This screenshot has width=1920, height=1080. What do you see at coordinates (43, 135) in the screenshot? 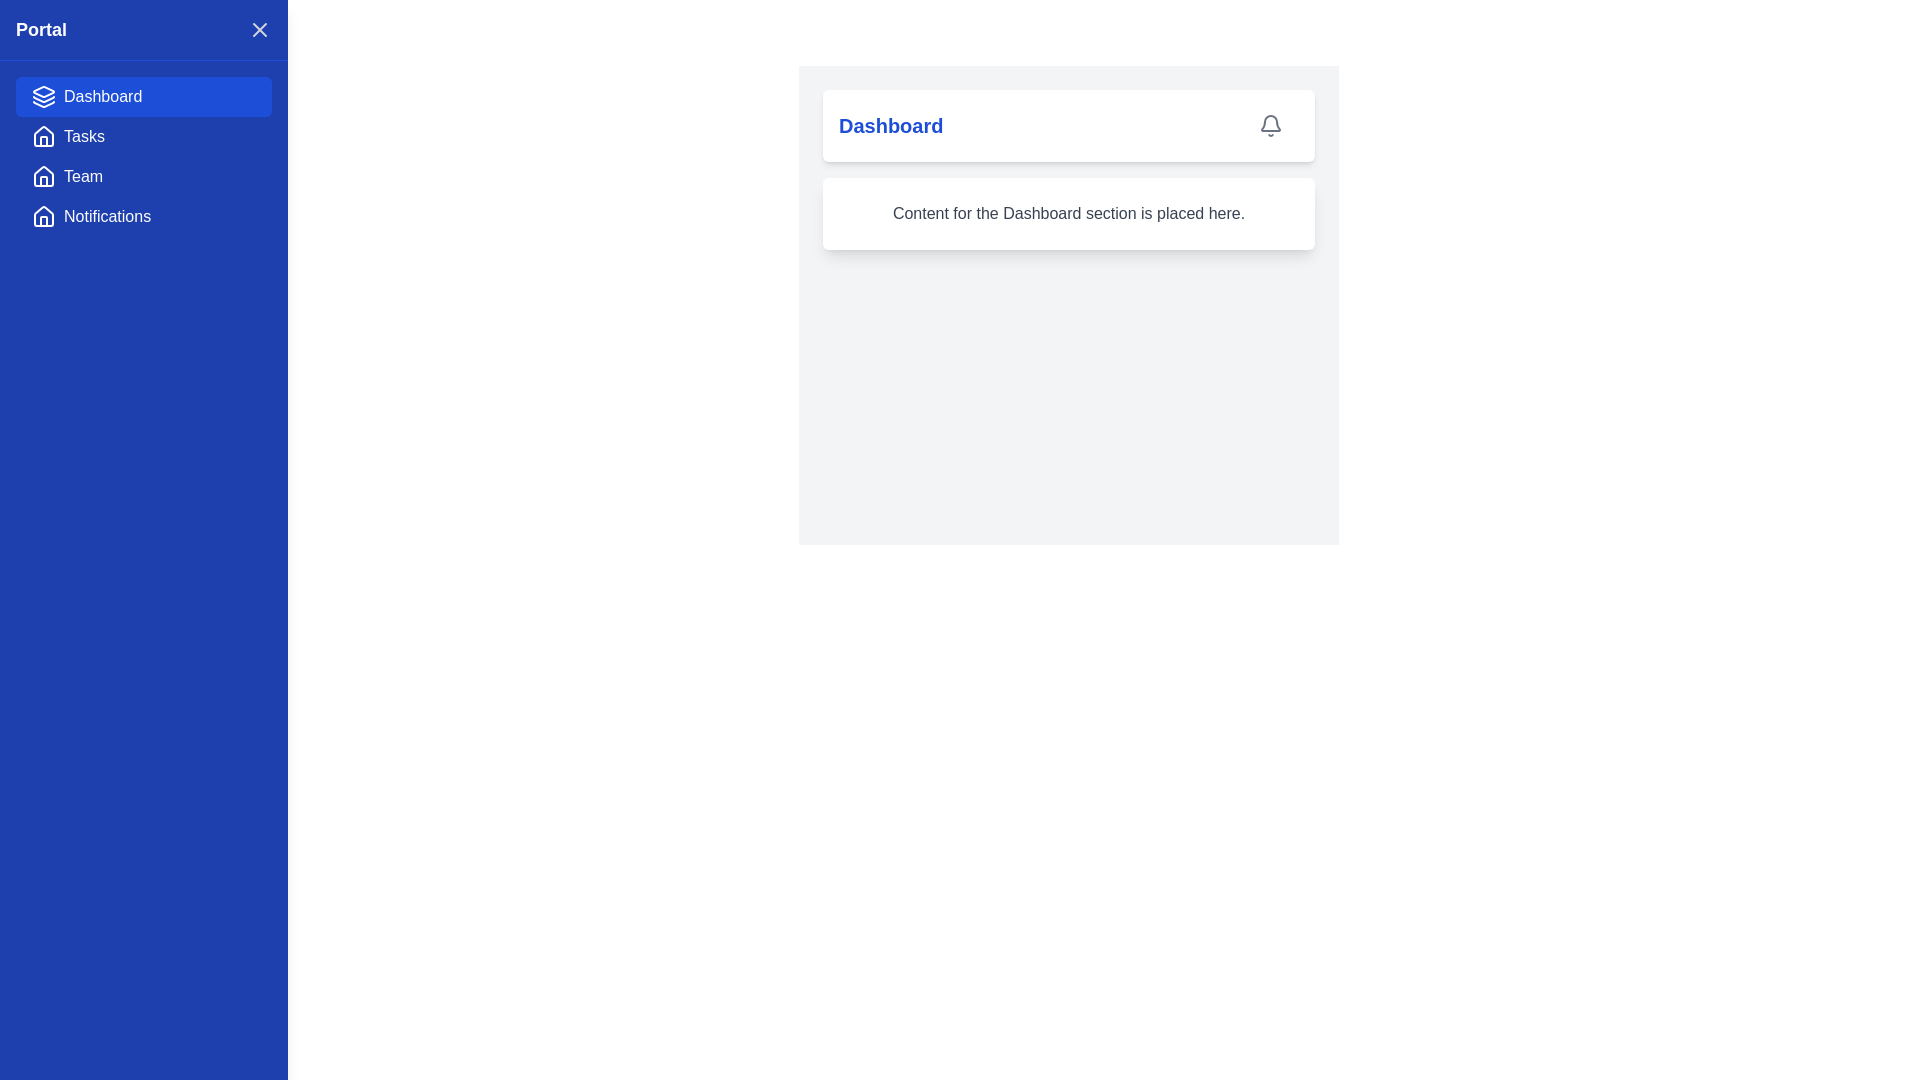
I see `the 'Tasks' icon in the left-hand navigation panel, which is the second icon in the vertically stacked list, positioned below 'Dashboard' and above 'Team'` at bounding box center [43, 135].